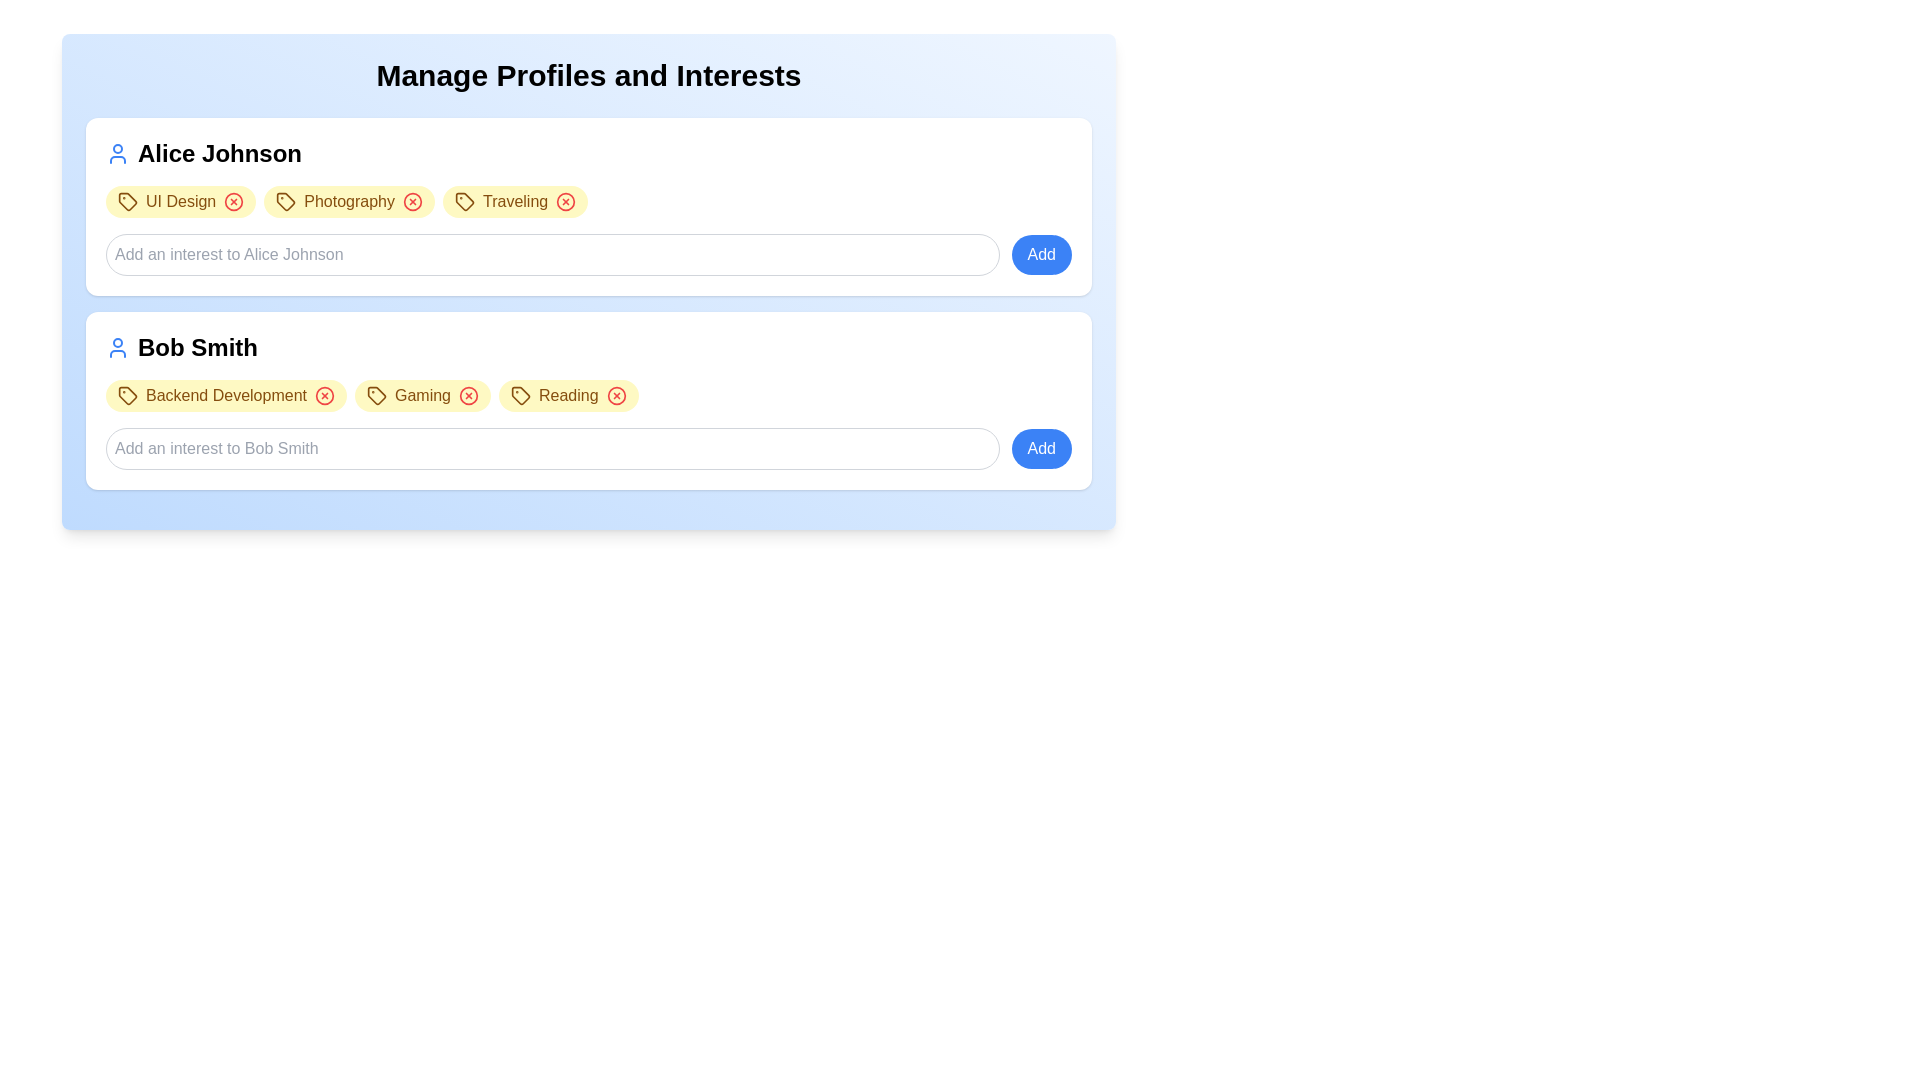 Image resolution: width=1920 pixels, height=1080 pixels. Describe the element at coordinates (615, 396) in the screenshot. I see `the circular red button with a white cross in the middle located in the 'Manage Profiles and Interests' interface, to the right of the 'Reading' tag for 'Bob Smith'` at that location.